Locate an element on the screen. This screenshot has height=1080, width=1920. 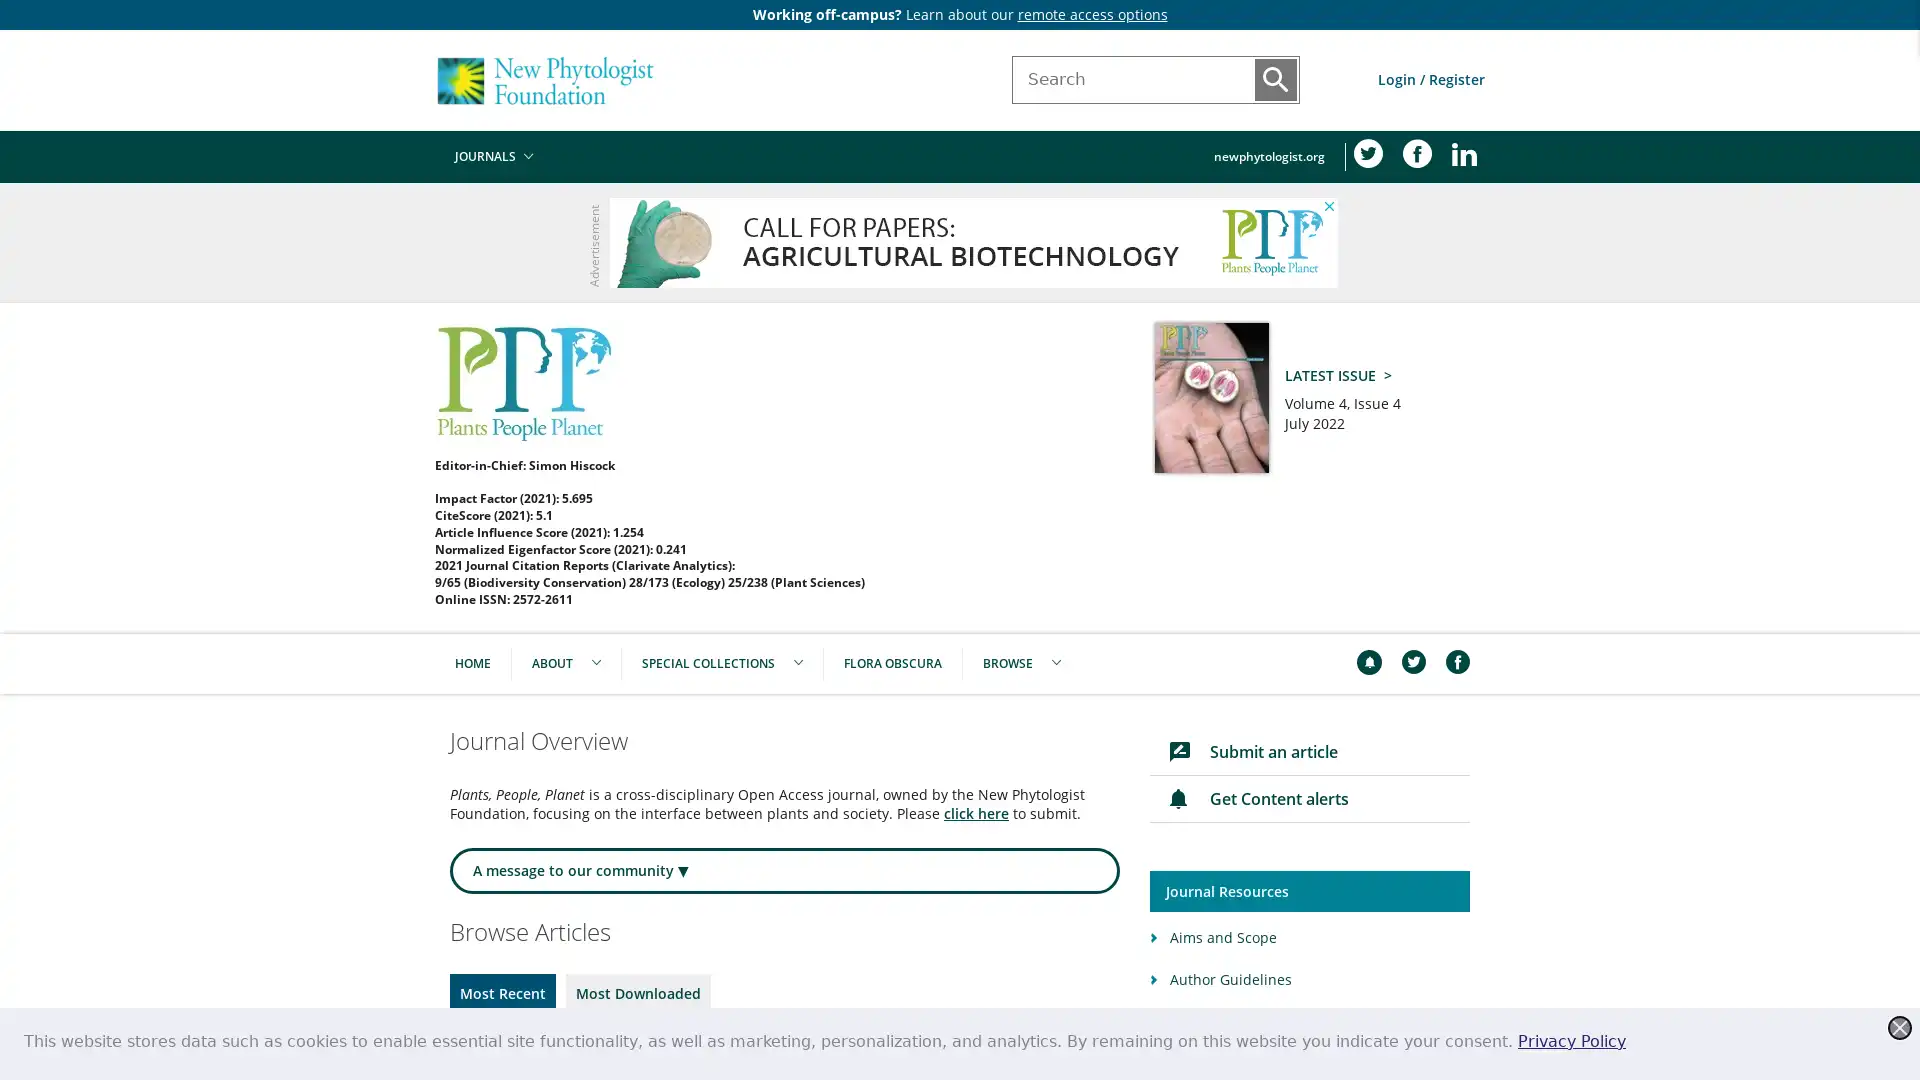
Log in or Register is located at coordinates (1430, 78).